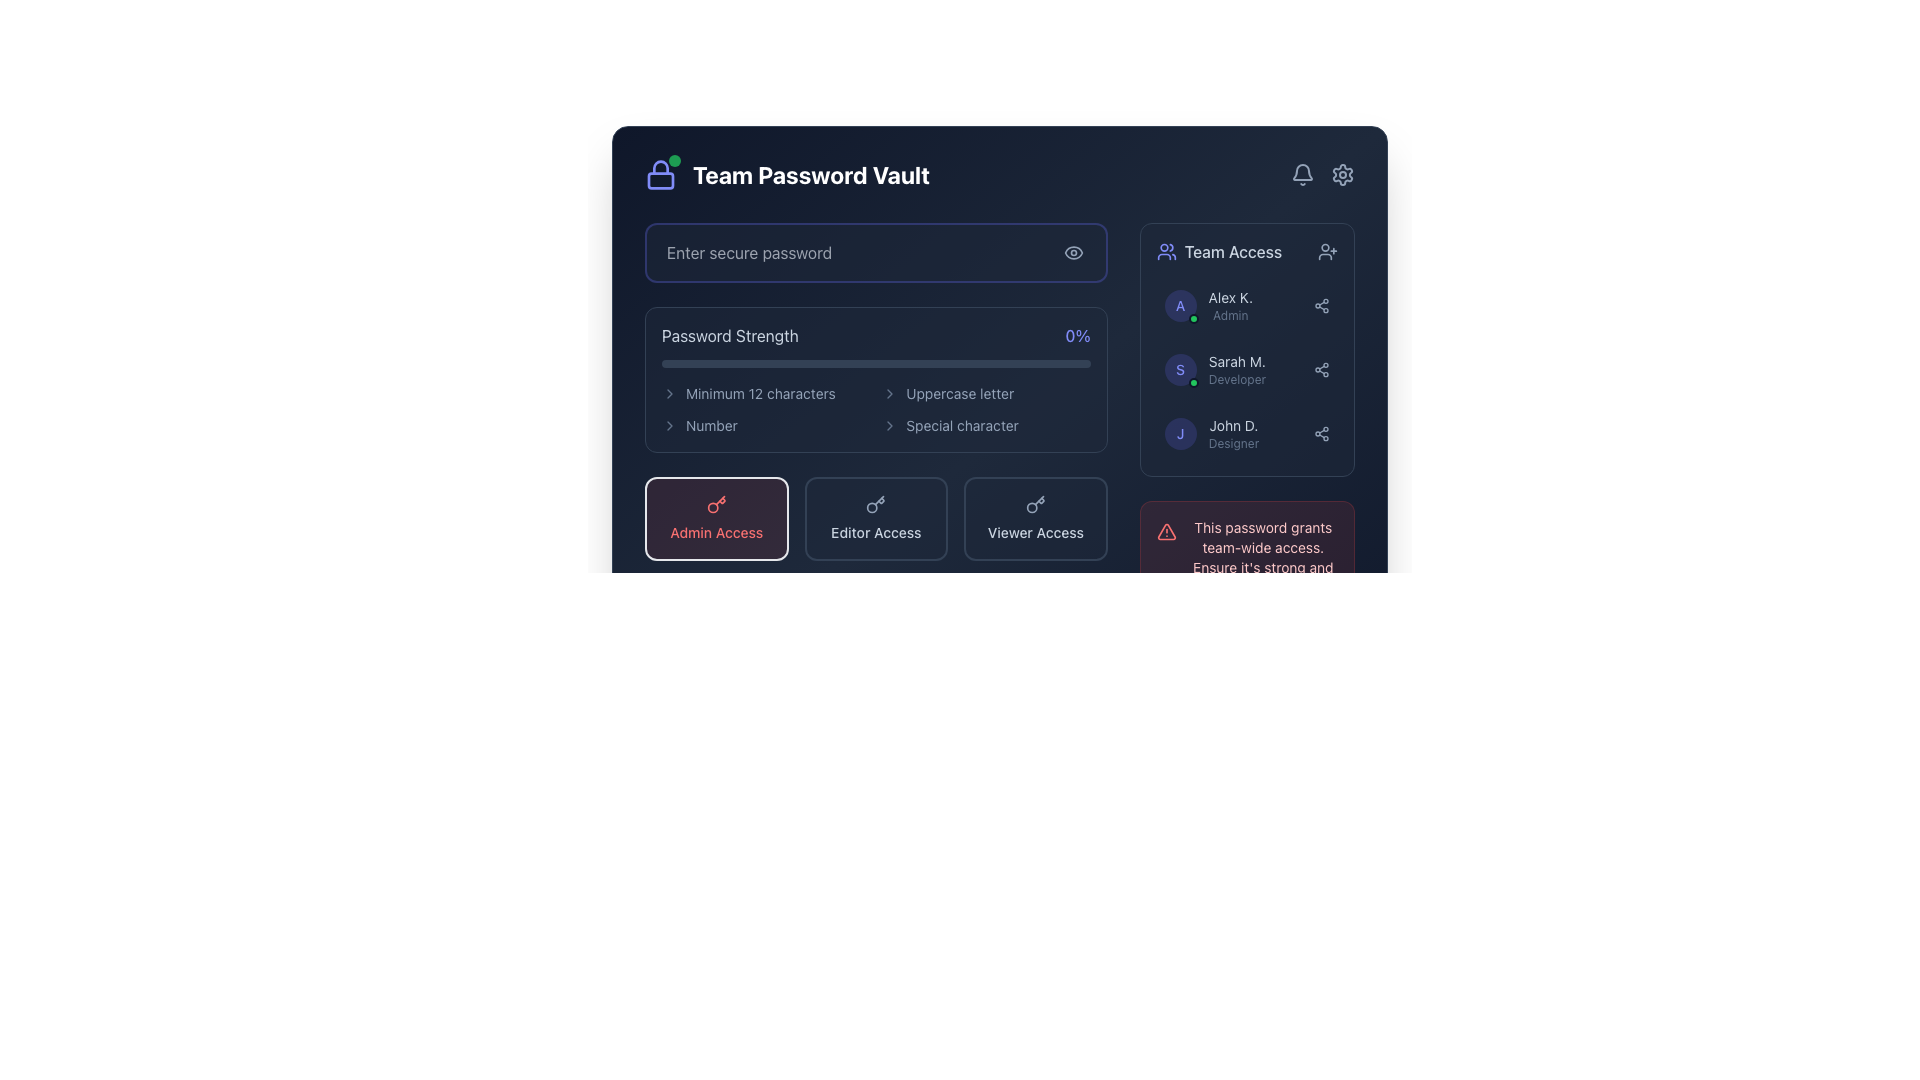 Image resolution: width=1920 pixels, height=1080 pixels. Describe the element at coordinates (1236, 380) in the screenshot. I see `the text label reading 'Developer' located in the 'Team Access' sidebar, positioned below 'Sarah M.' and above the share icon` at that location.